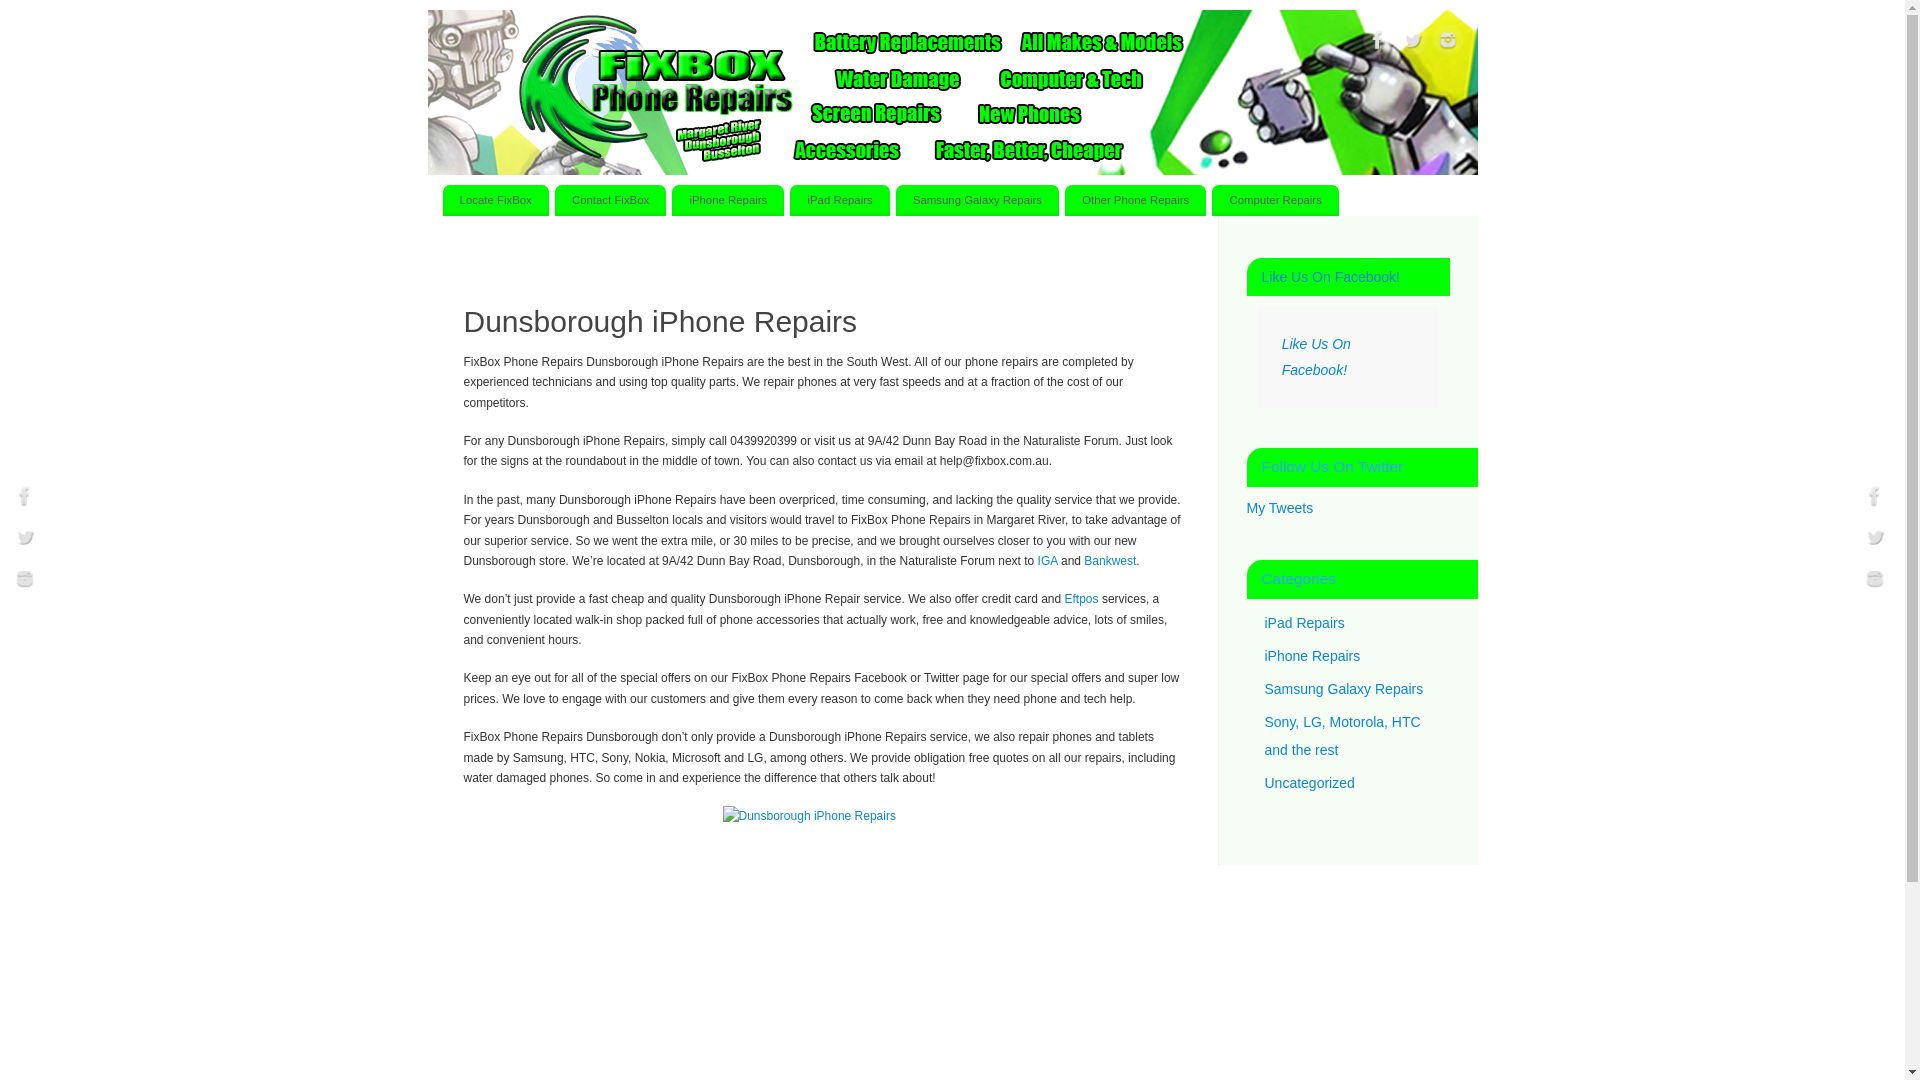 The height and width of the screenshot is (1080, 1920). What do you see at coordinates (1309, 781) in the screenshot?
I see `'Uncategorized'` at bounding box center [1309, 781].